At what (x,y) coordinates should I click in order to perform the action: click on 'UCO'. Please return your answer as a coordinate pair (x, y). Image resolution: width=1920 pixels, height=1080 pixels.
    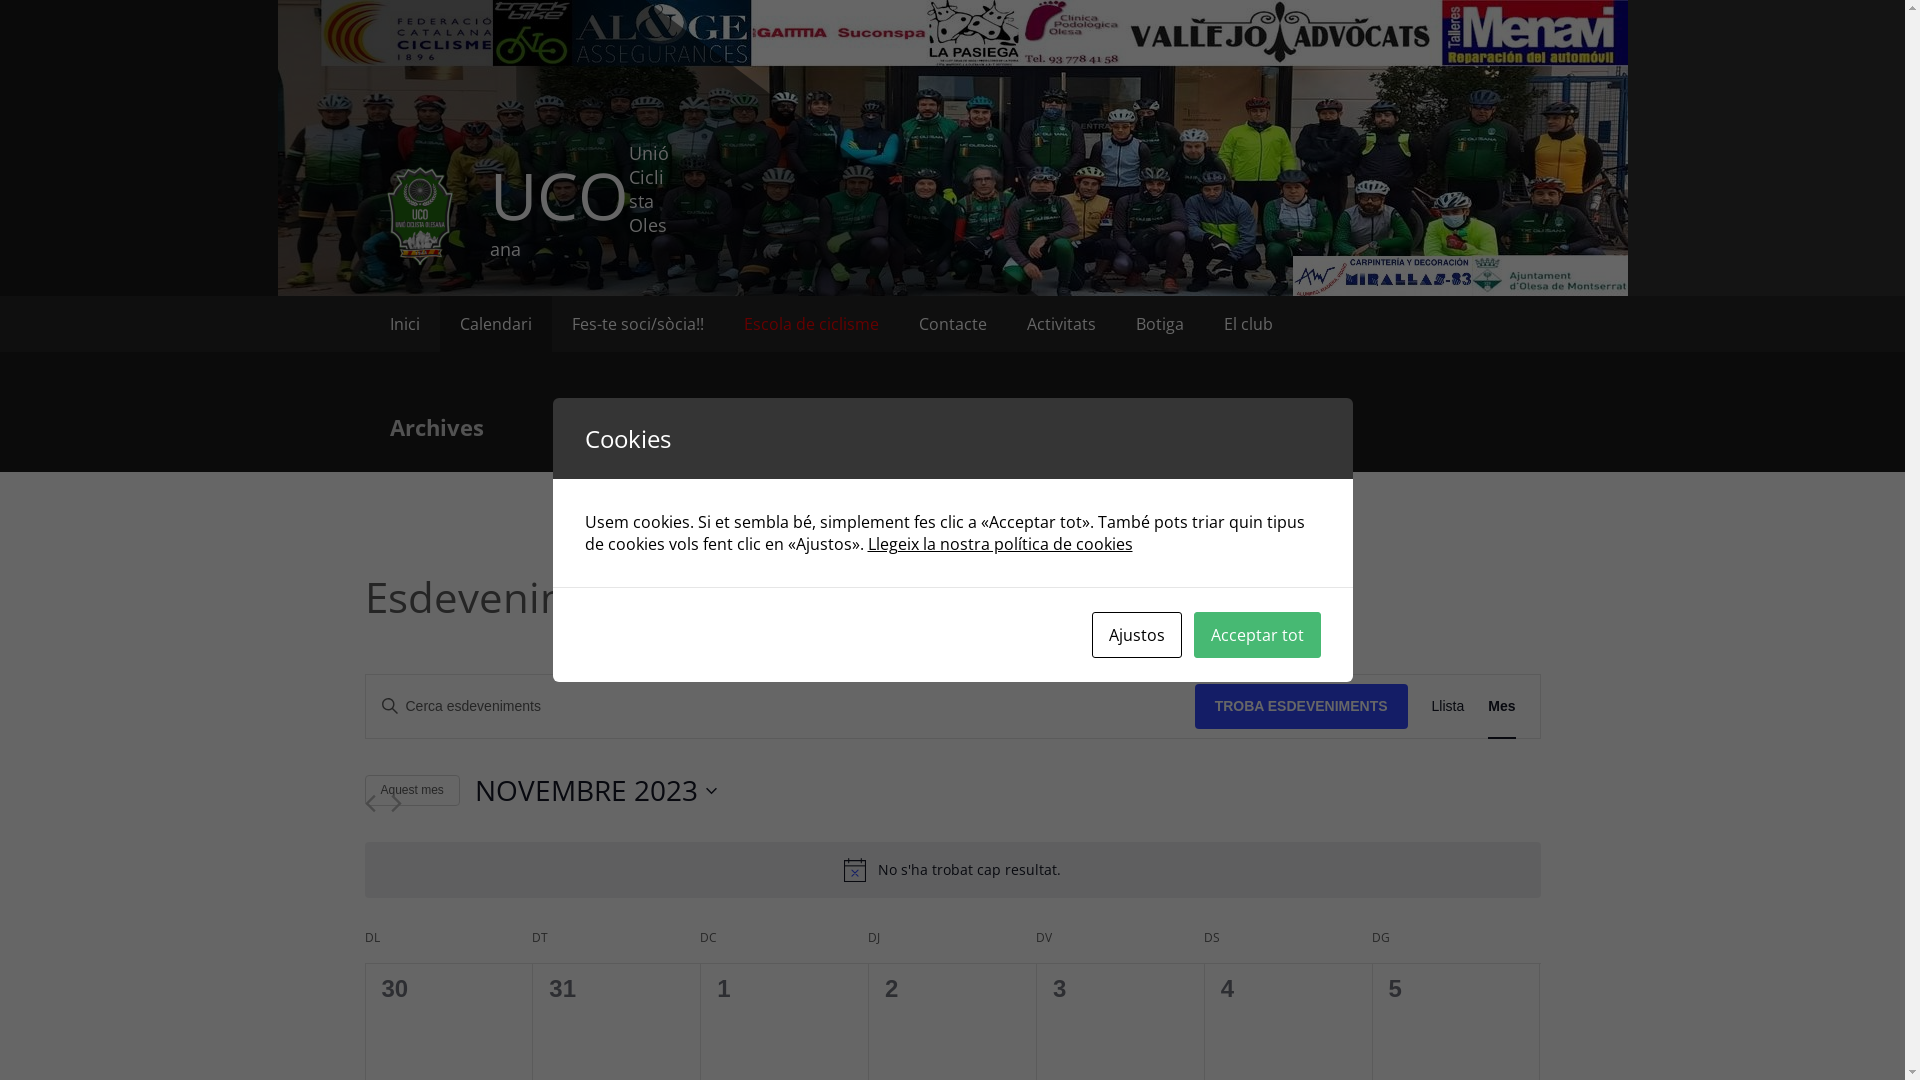
    Looking at the image, I should click on (559, 195).